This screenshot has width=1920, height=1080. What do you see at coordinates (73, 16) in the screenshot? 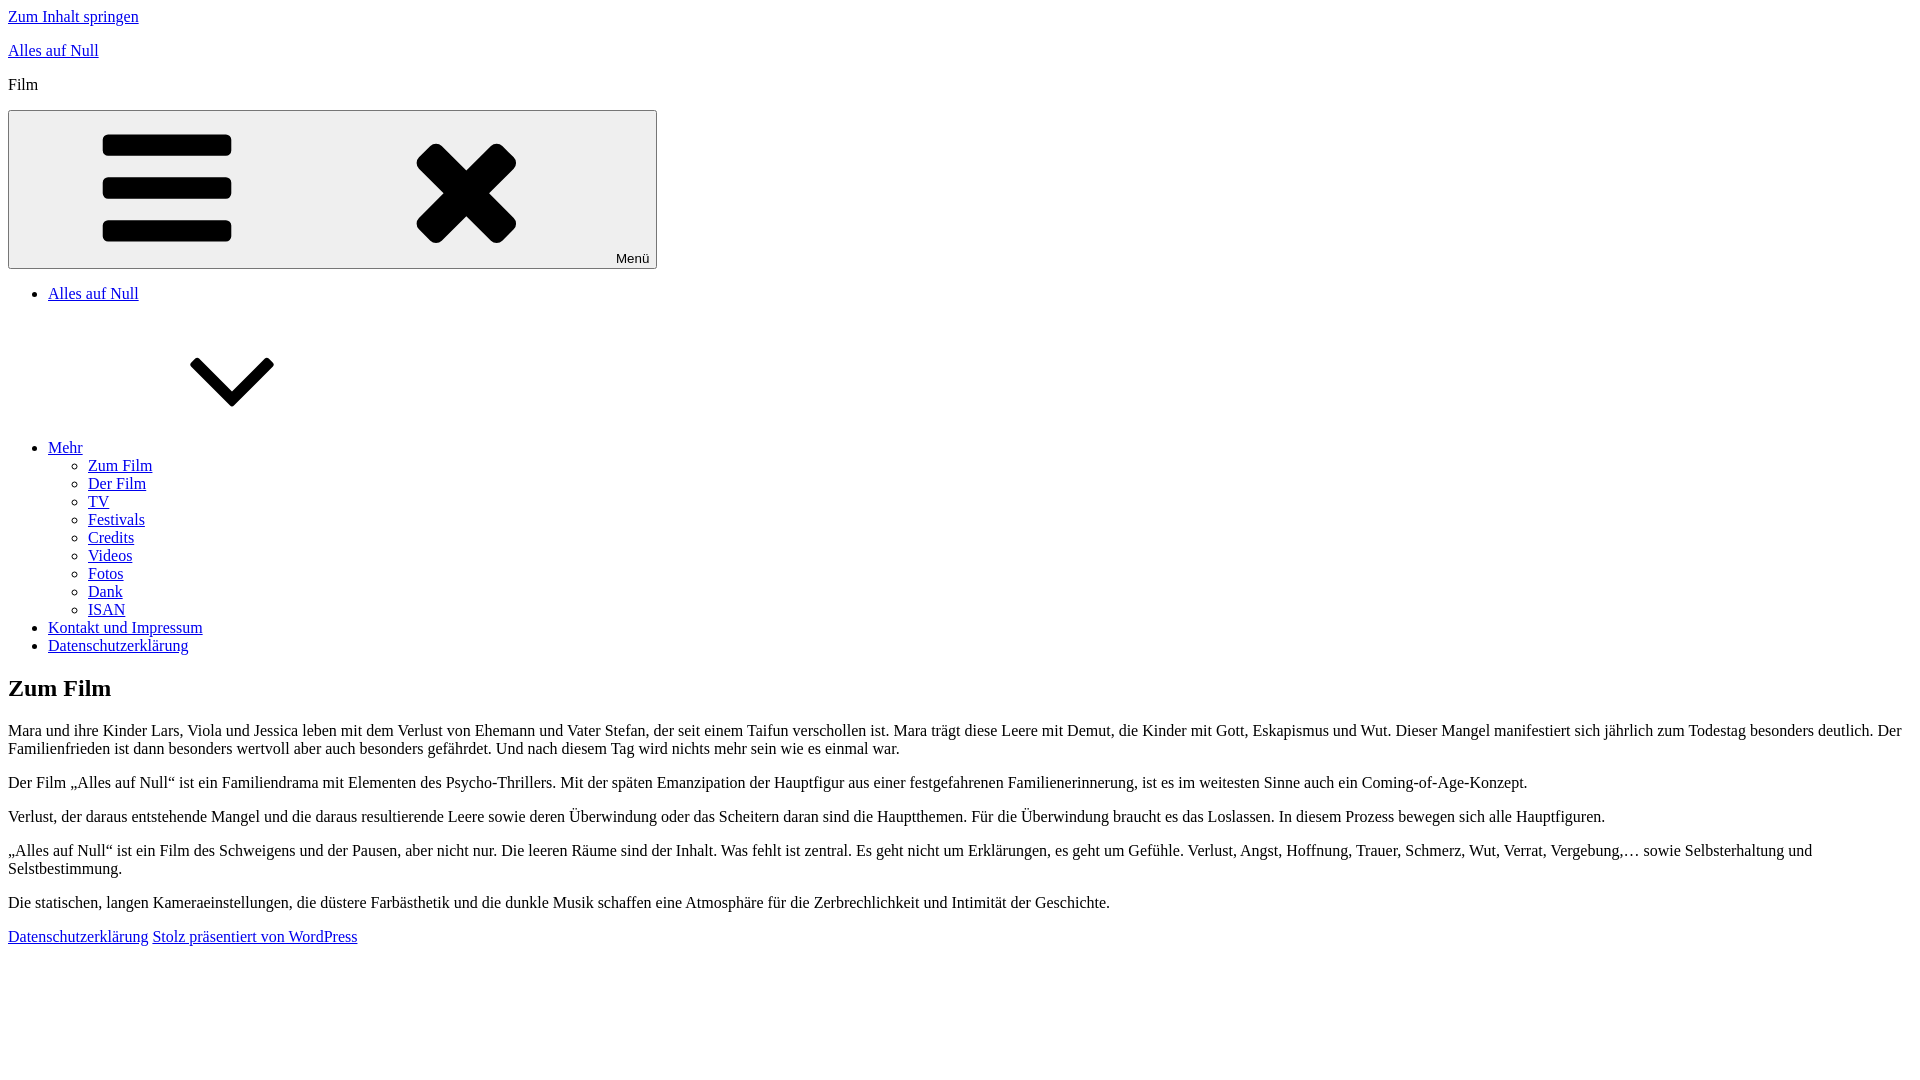
I see `'Zum Inhalt springen'` at bounding box center [73, 16].